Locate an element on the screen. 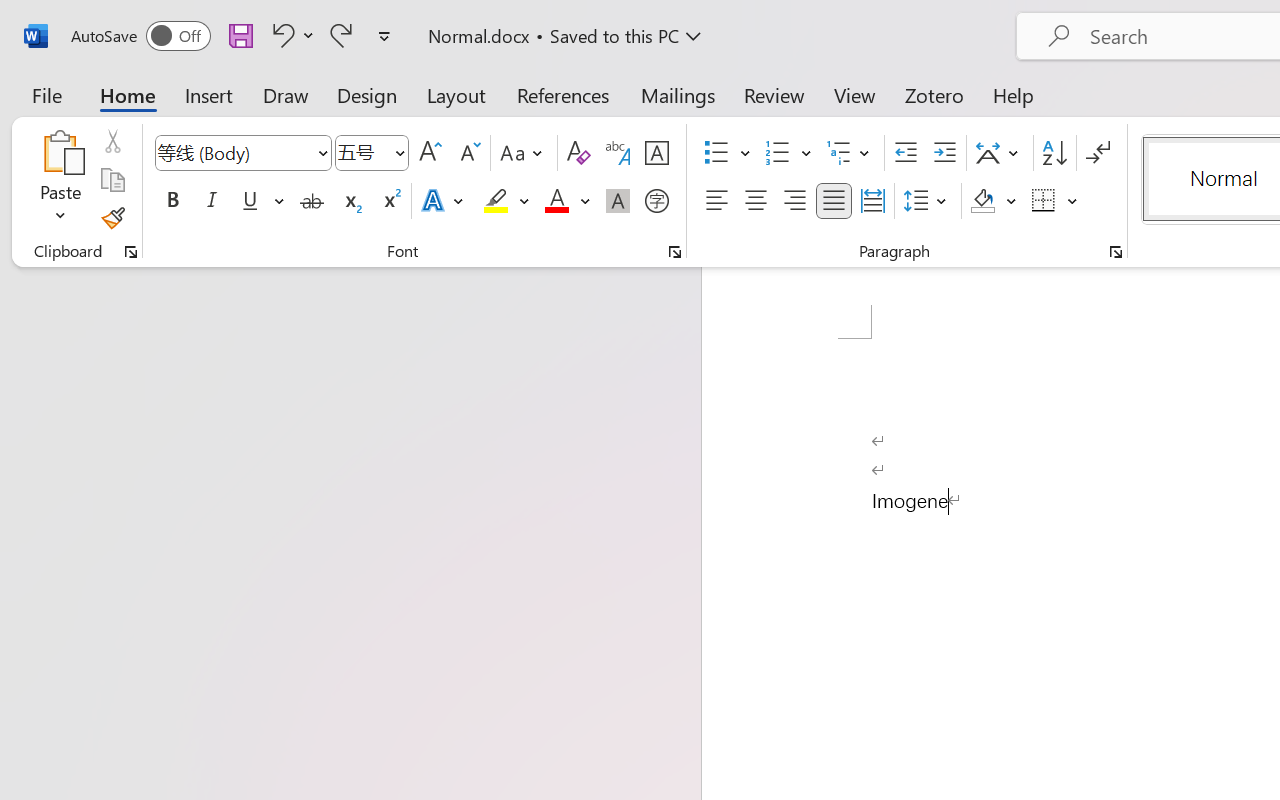 This screenshot has width=1280, height=800. 'Grow Font' is located at coordinates (429, 153).